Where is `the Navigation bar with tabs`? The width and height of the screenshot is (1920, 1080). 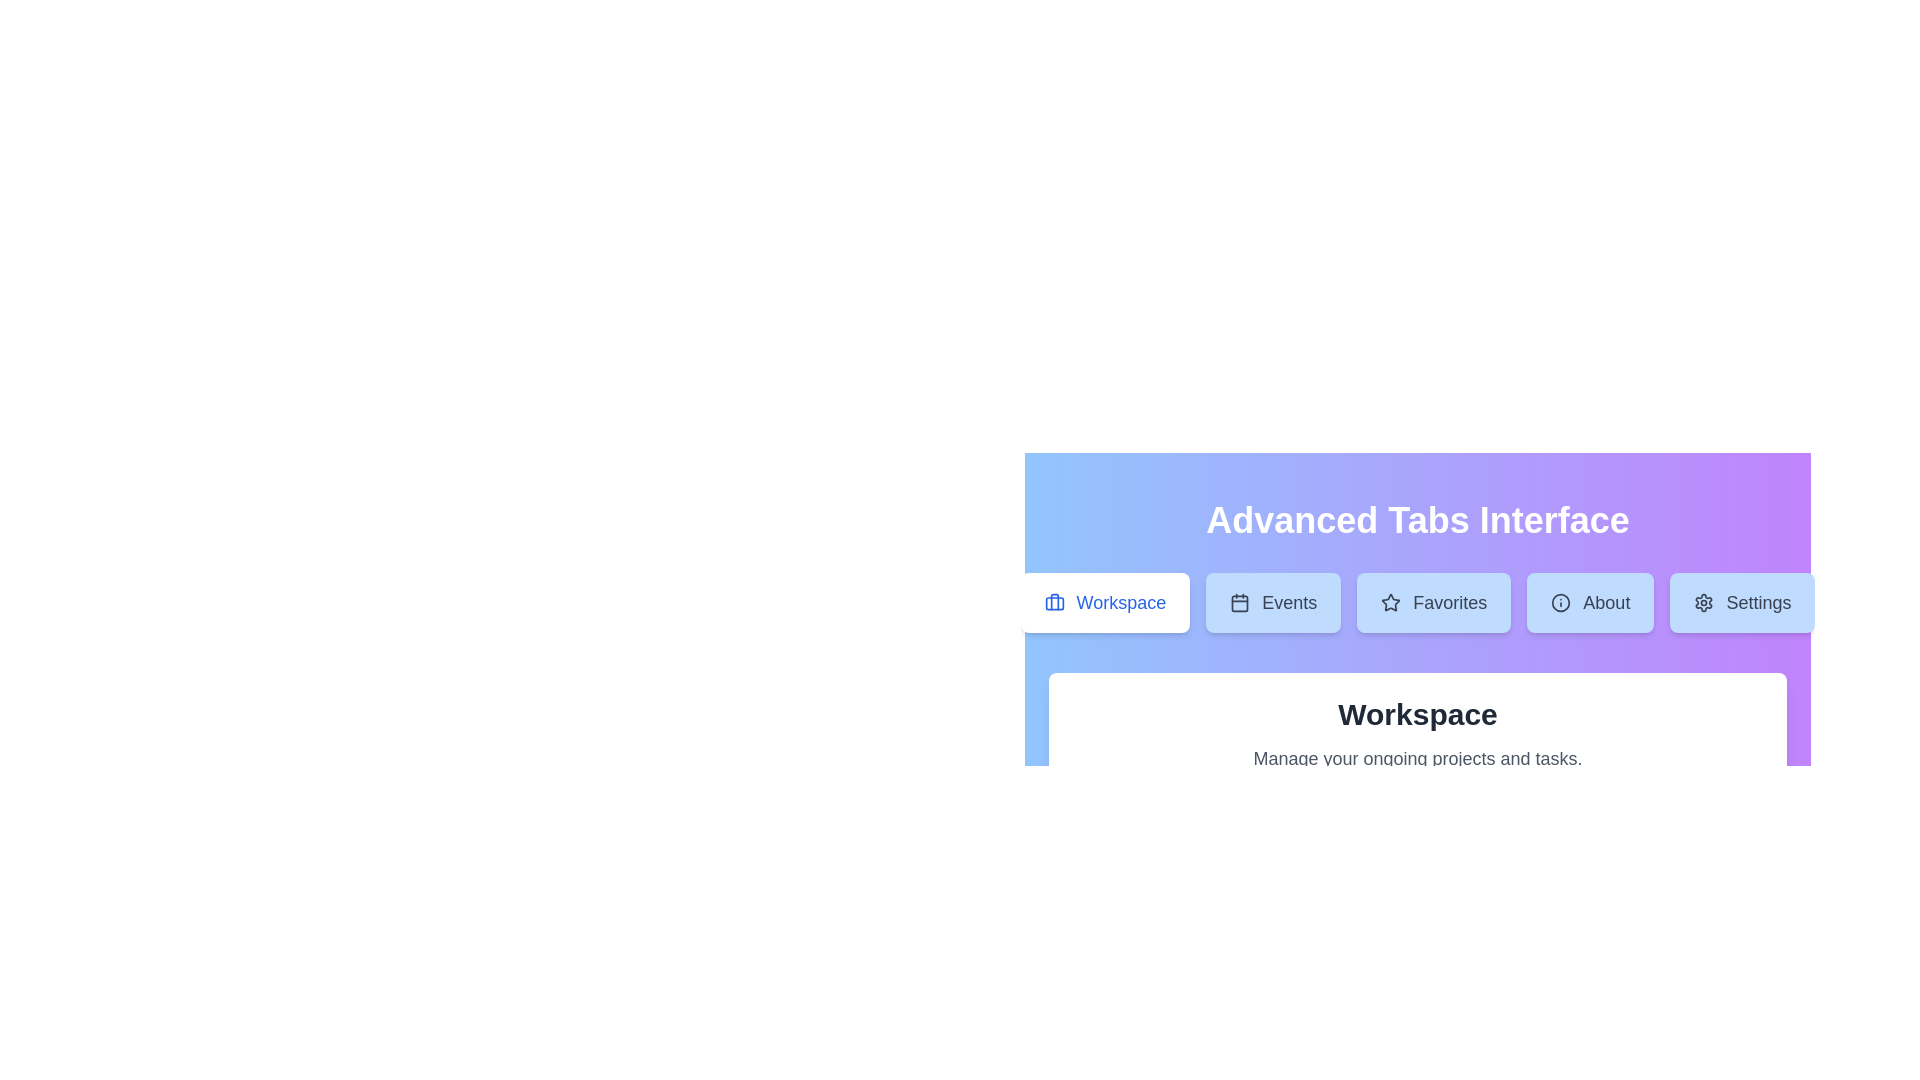
the Navigation bar with tabs is located at coordinates (1416, 596).